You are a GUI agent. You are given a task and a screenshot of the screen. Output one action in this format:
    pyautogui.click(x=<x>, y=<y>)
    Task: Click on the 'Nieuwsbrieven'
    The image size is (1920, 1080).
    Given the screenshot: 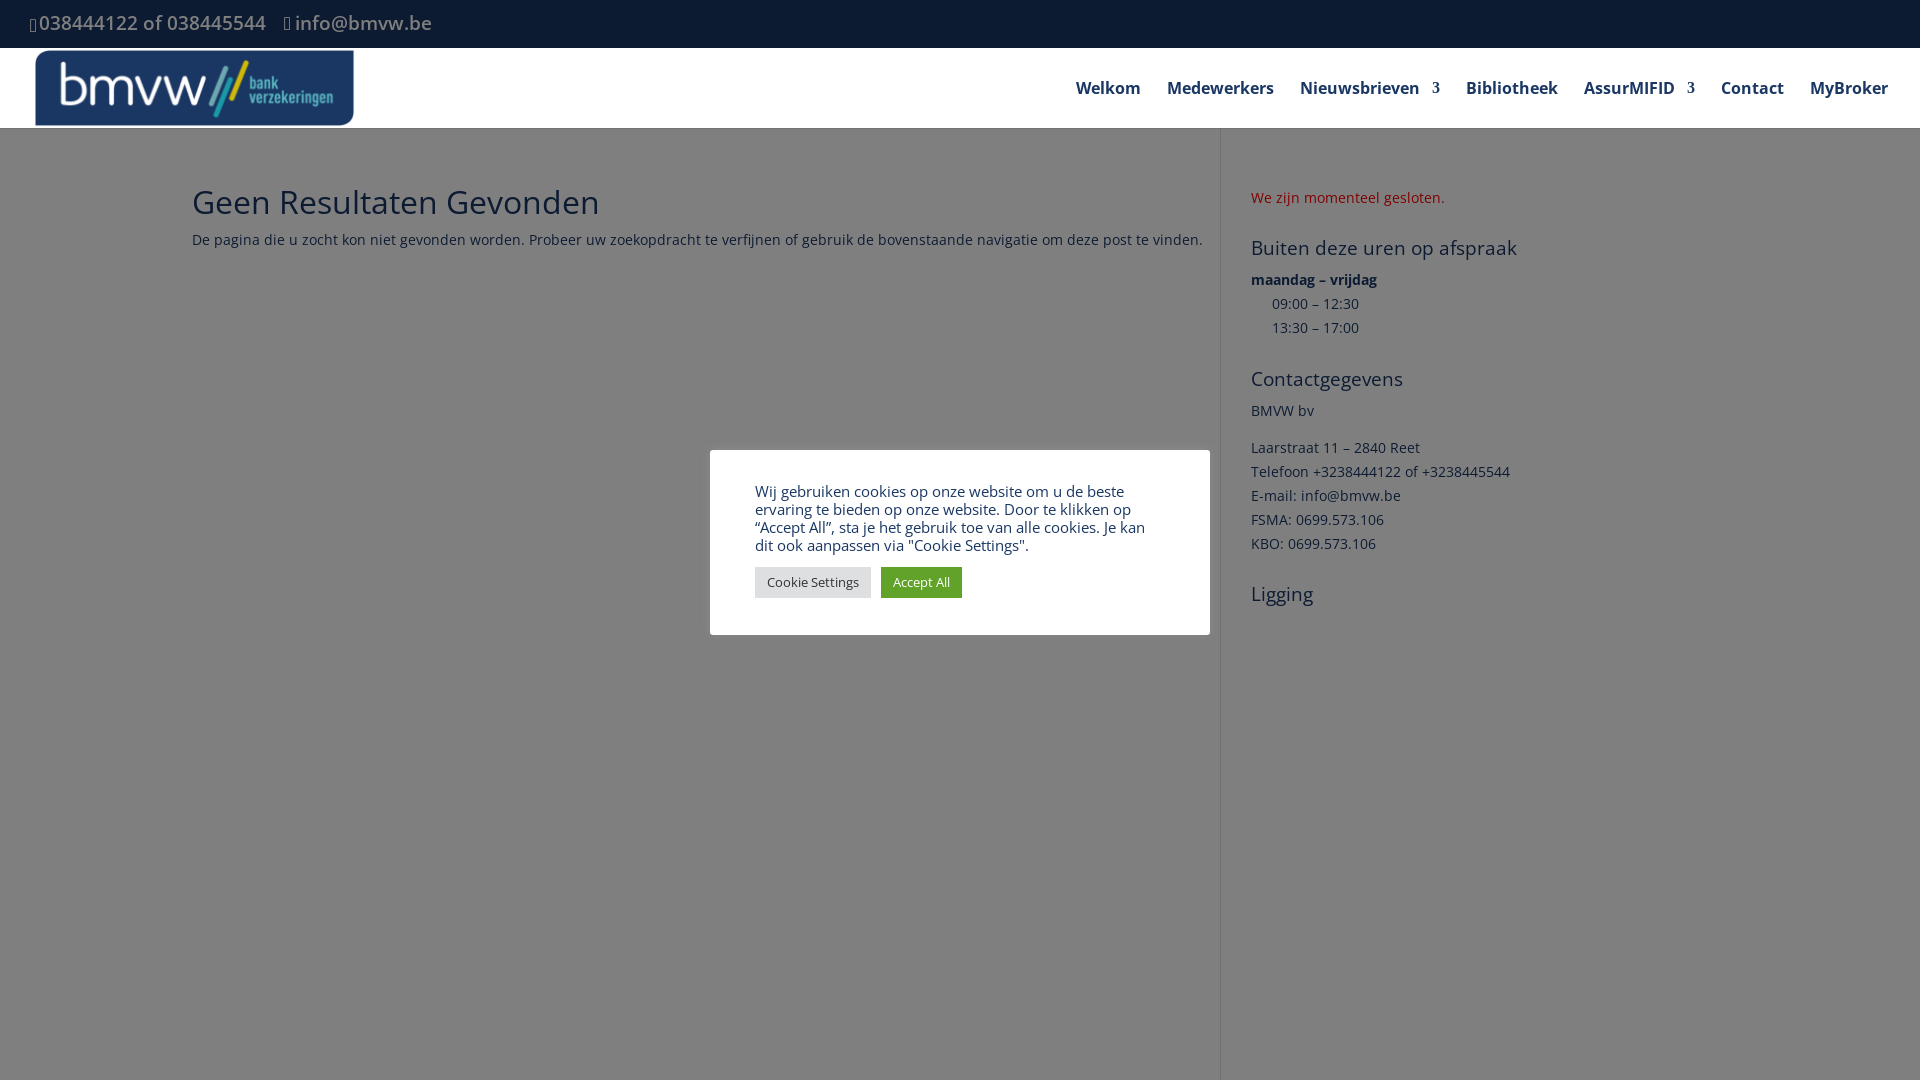 What is the action you would take?
    pyautogui.click(x=1300, y=103)
    